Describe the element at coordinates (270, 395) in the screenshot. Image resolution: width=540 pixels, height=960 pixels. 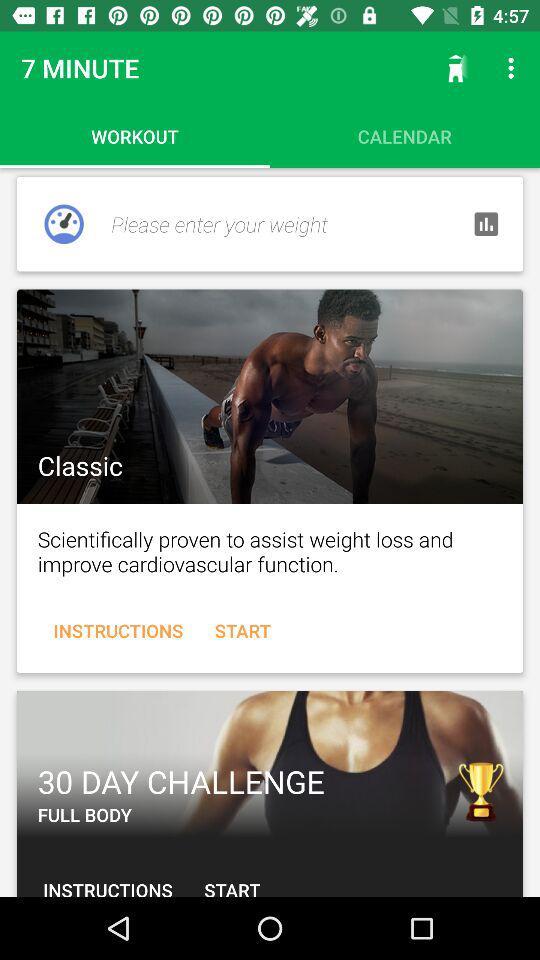
I see `workout` at that location.